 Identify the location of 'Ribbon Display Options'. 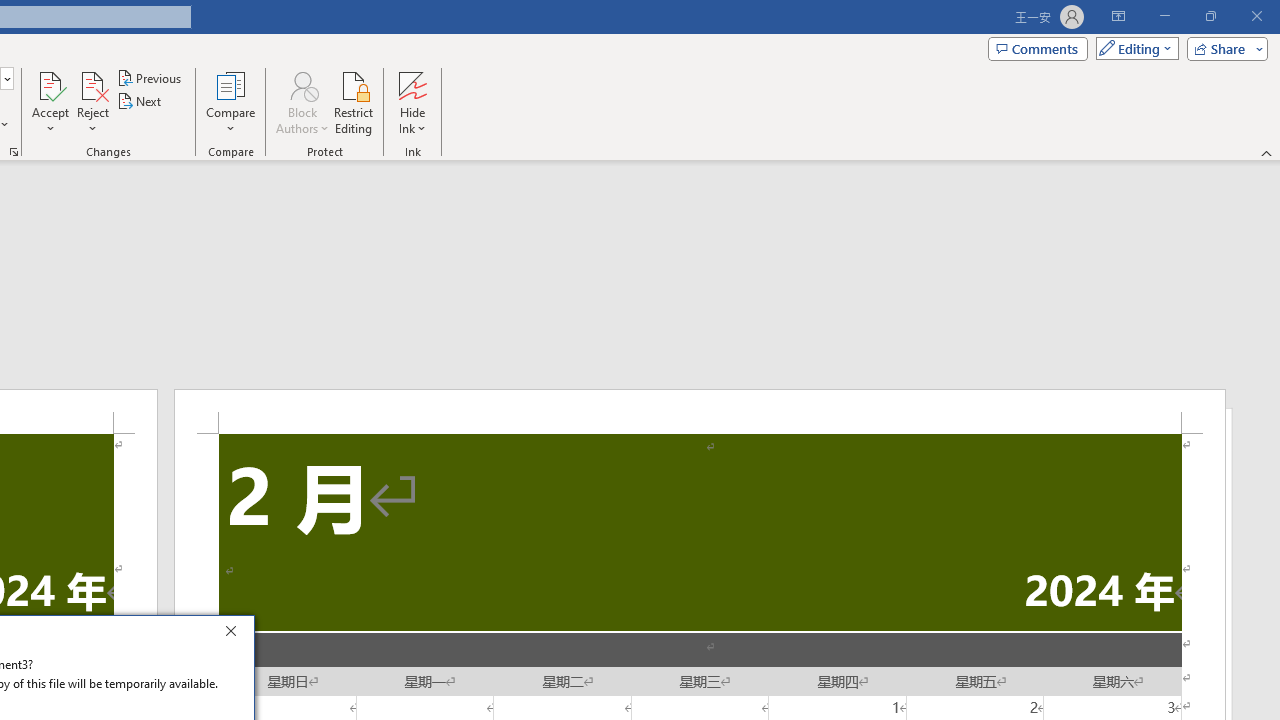
(1117, 16).